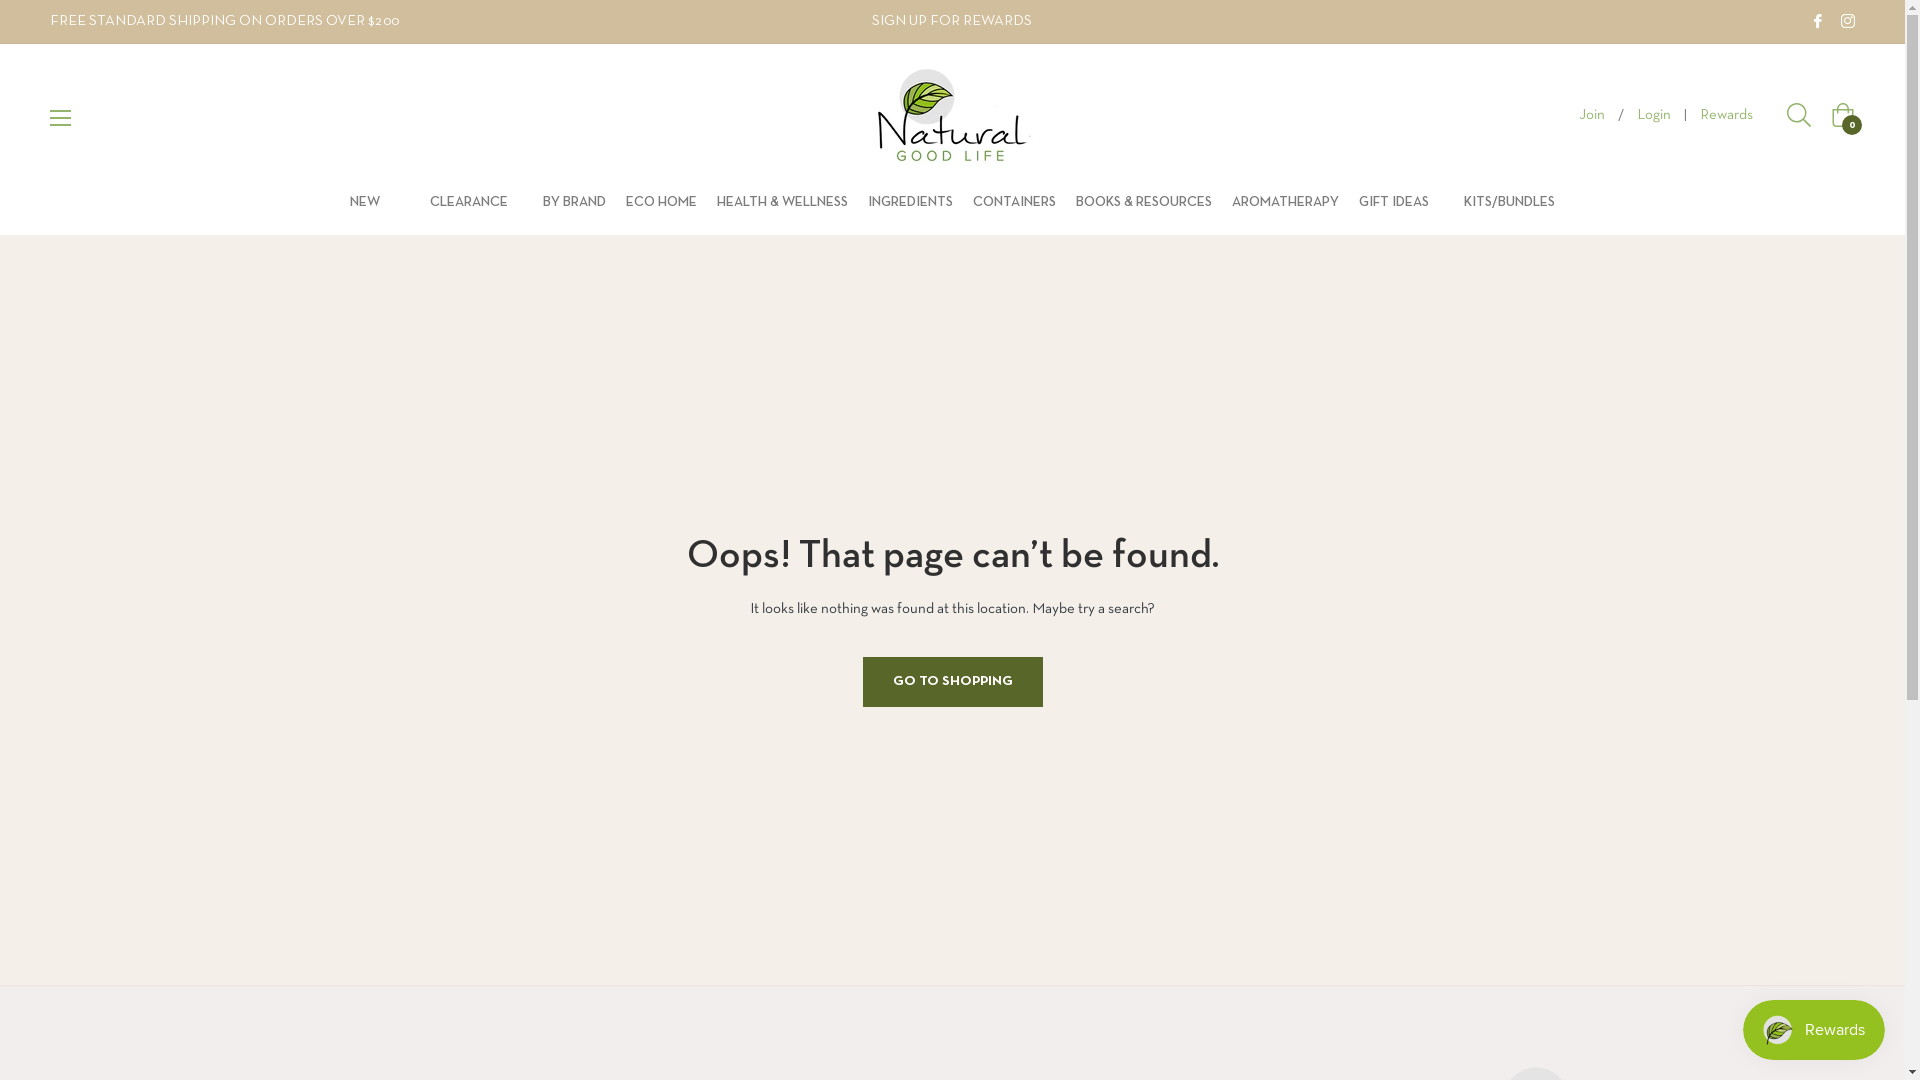  I want to click on 'BOOKS & RESOURCES', so click(1143, 202).